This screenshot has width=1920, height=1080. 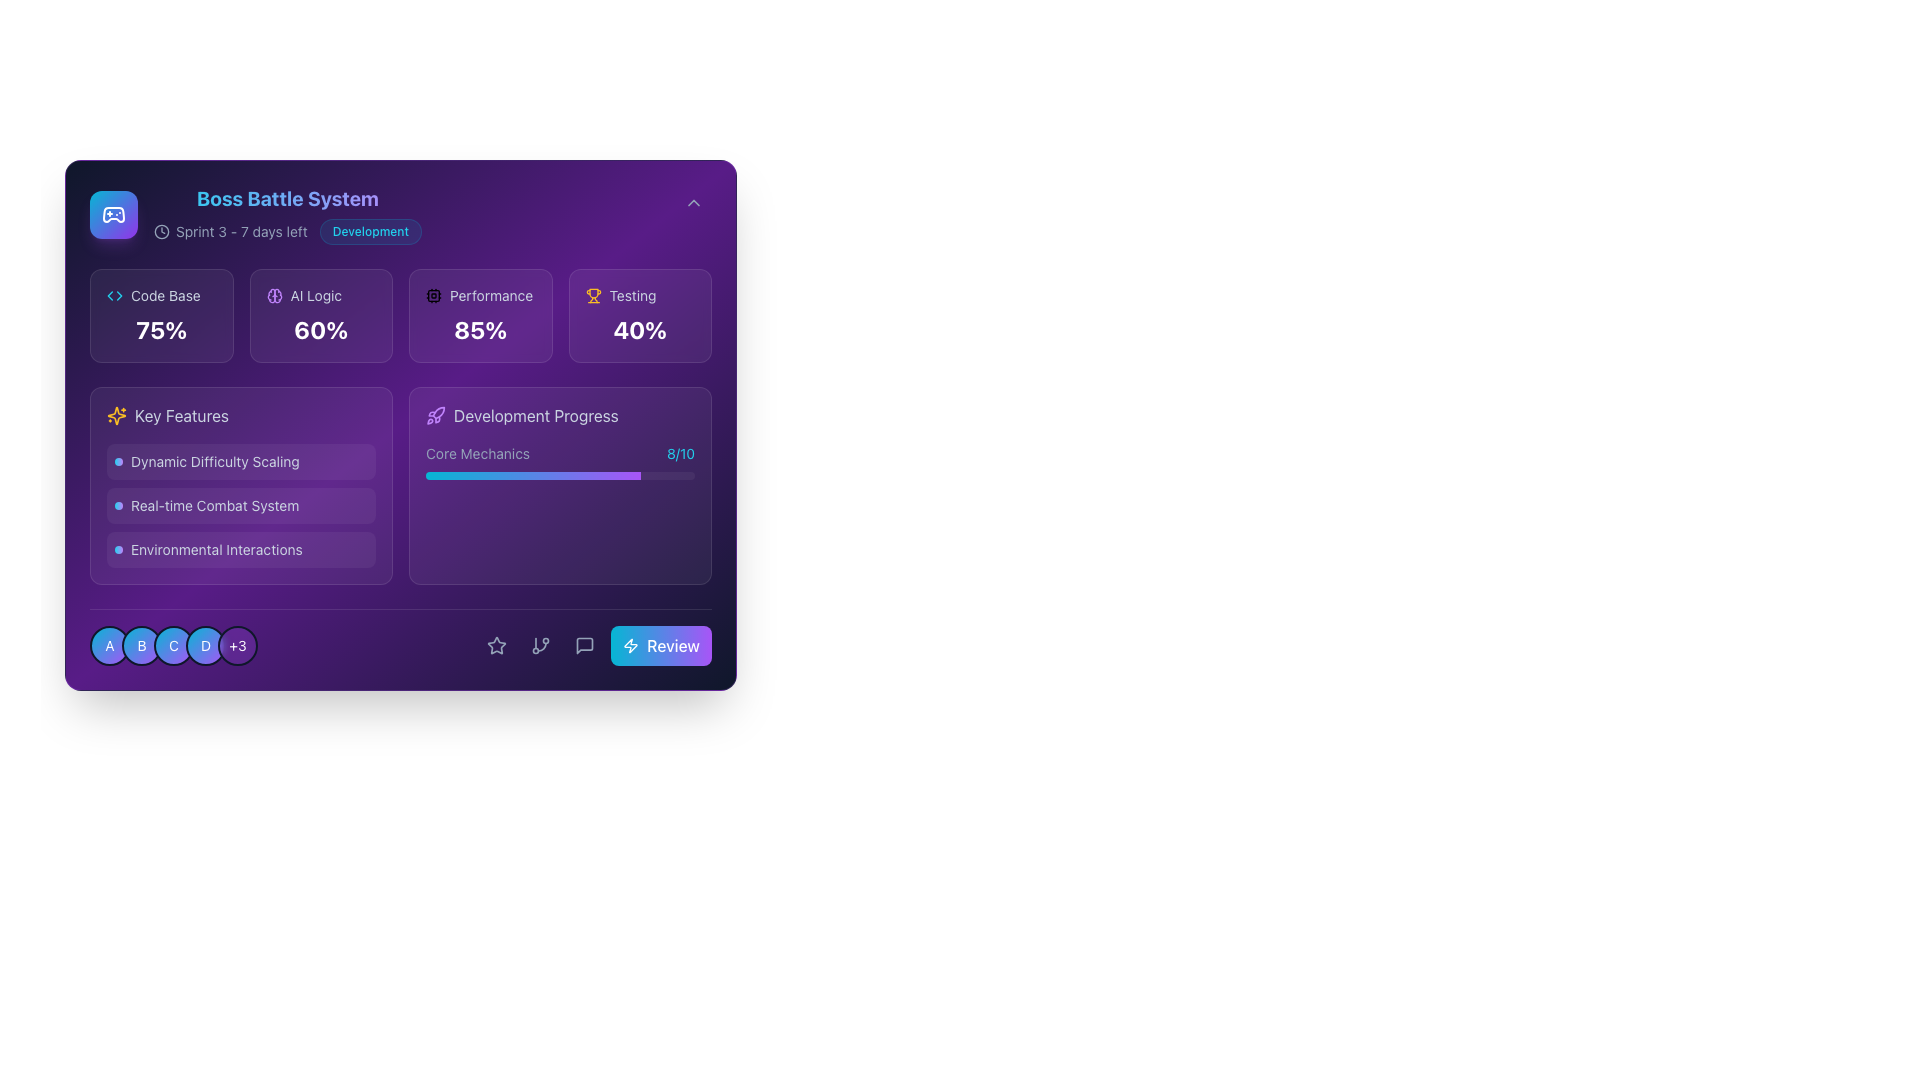 What do you see at coordinates (630, 645) in the screenshot?
I see `the miniature lightning bolt icon located within the 'Review' button, positioned at the bottom-right corner of the interface` at bounding box center [630, 645].